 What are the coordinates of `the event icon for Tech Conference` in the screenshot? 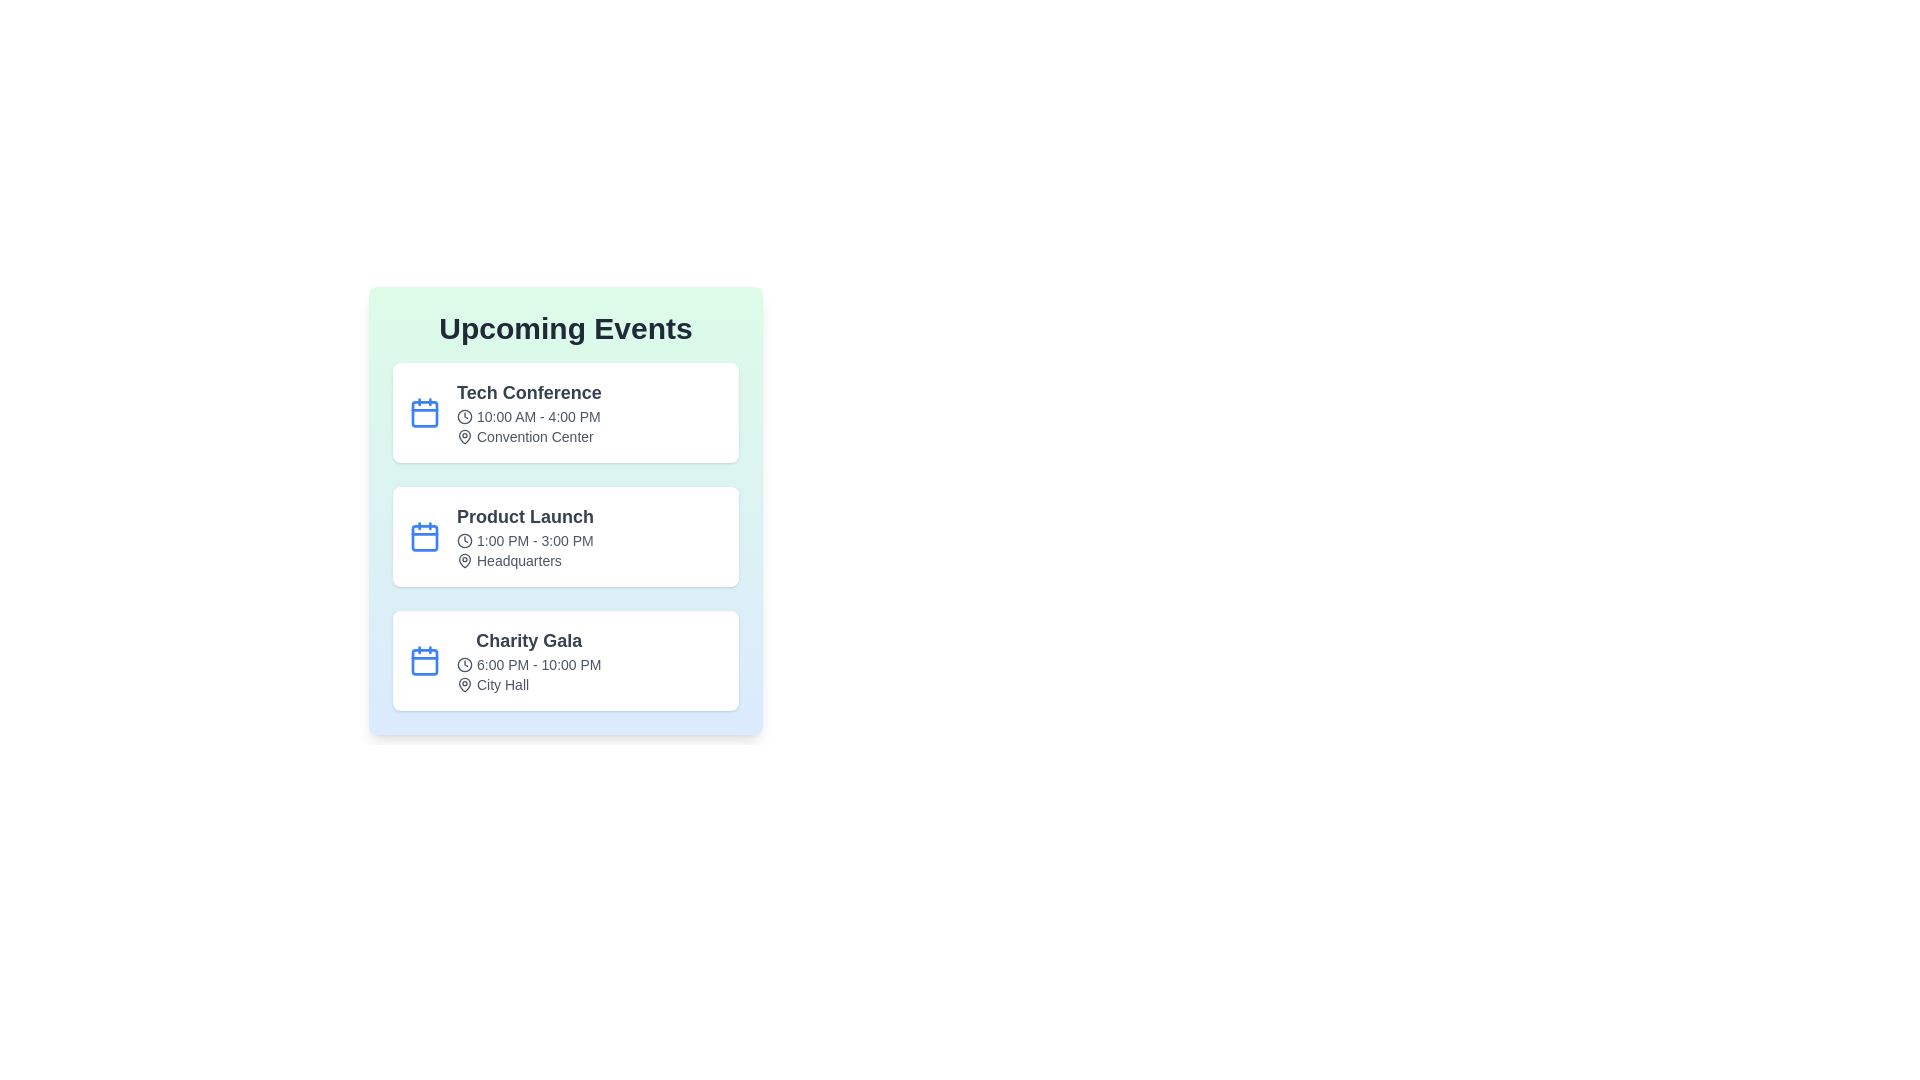 It's located at (424, 411).